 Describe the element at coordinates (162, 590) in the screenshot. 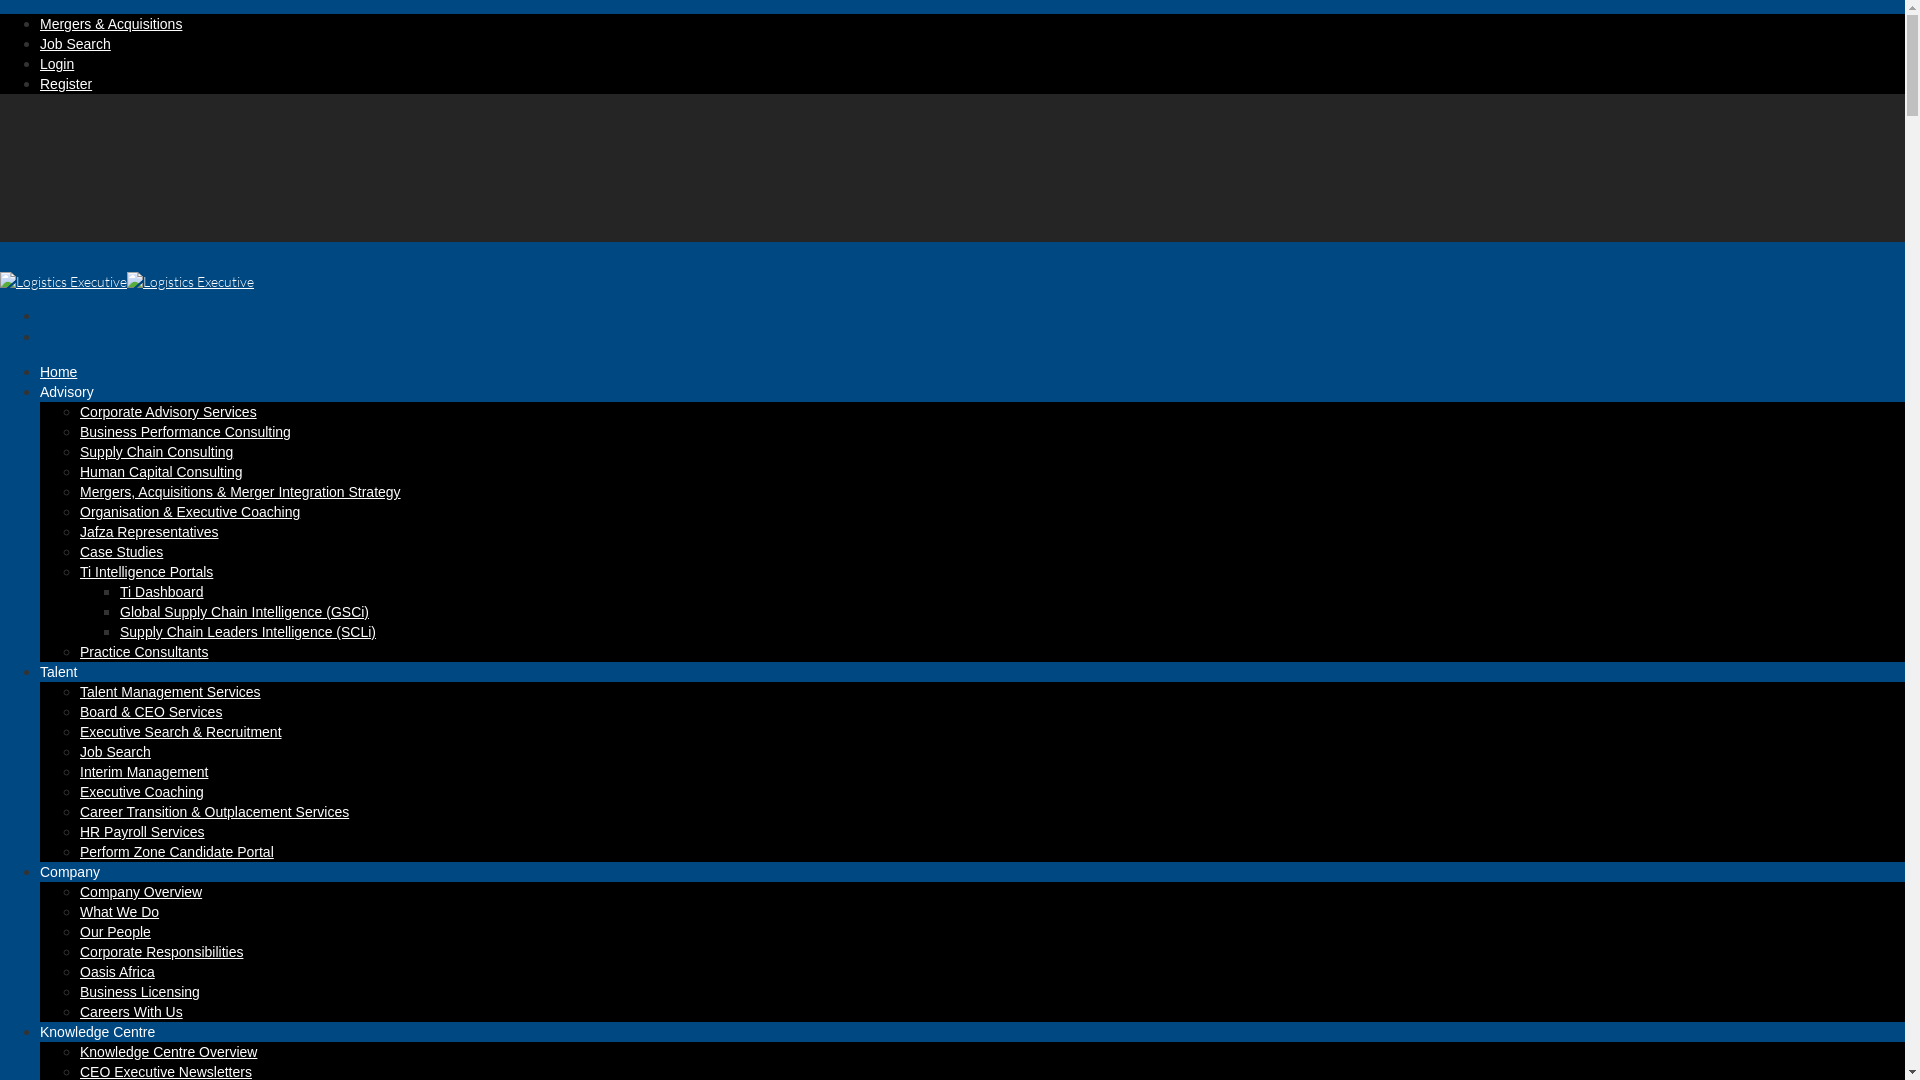

I see `'Ti Dashboard'` at that location.